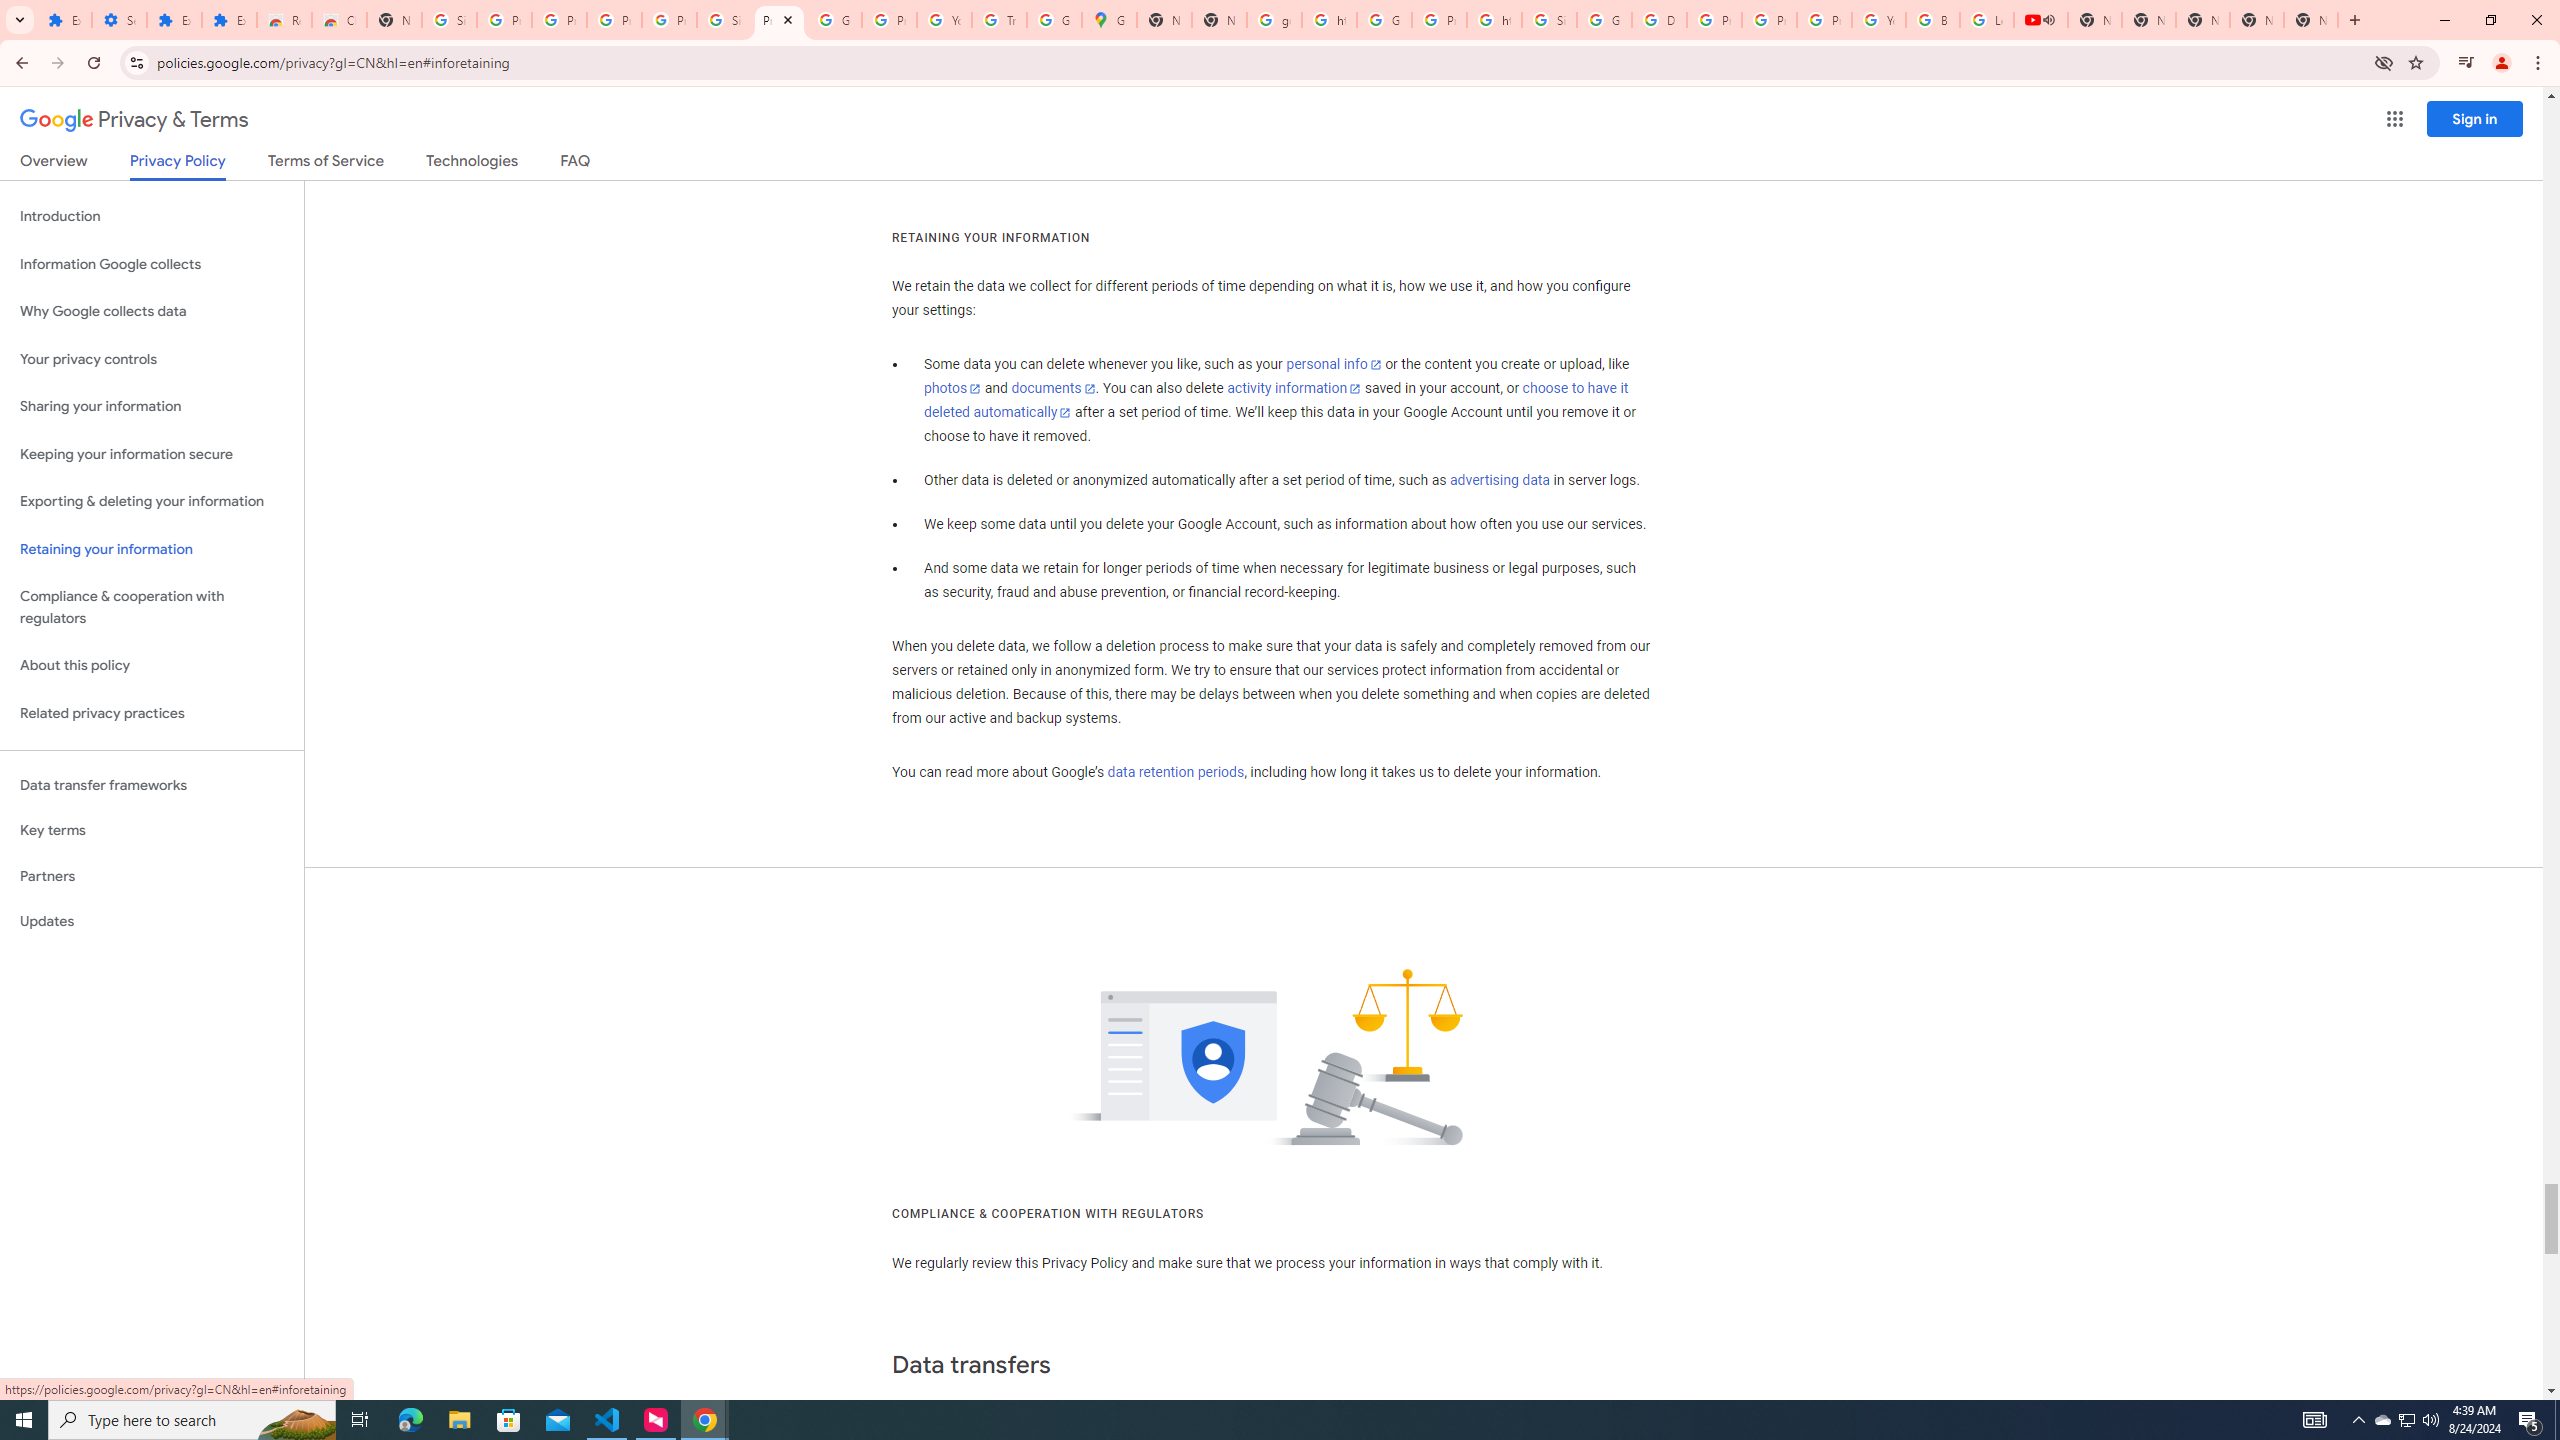 Image resolution: width=2560 pixels, height=1440 pixels. What do you see at coordinates (151, 360) in the screenshot?
I see `'Your privacy controls'` at bounding box center [151, 360].